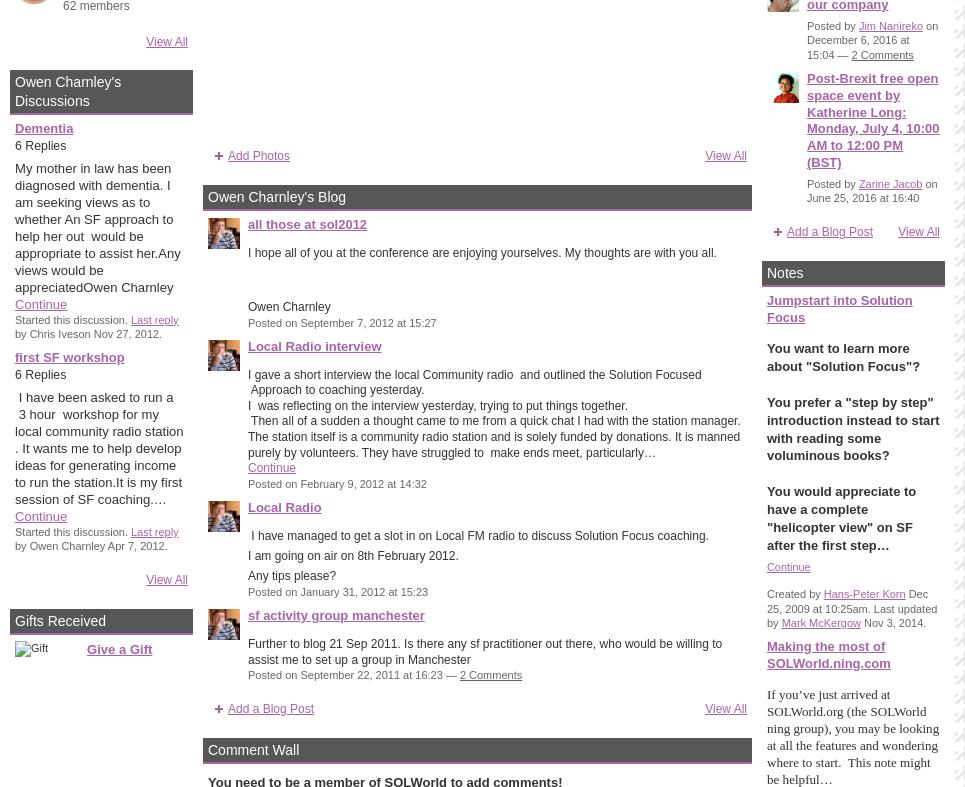  What do you see at coordinates (87, 333) in the screenshot?
I see `'by Chris Iveson Nov 27, 2012.'` at bounding box center [87, 333].